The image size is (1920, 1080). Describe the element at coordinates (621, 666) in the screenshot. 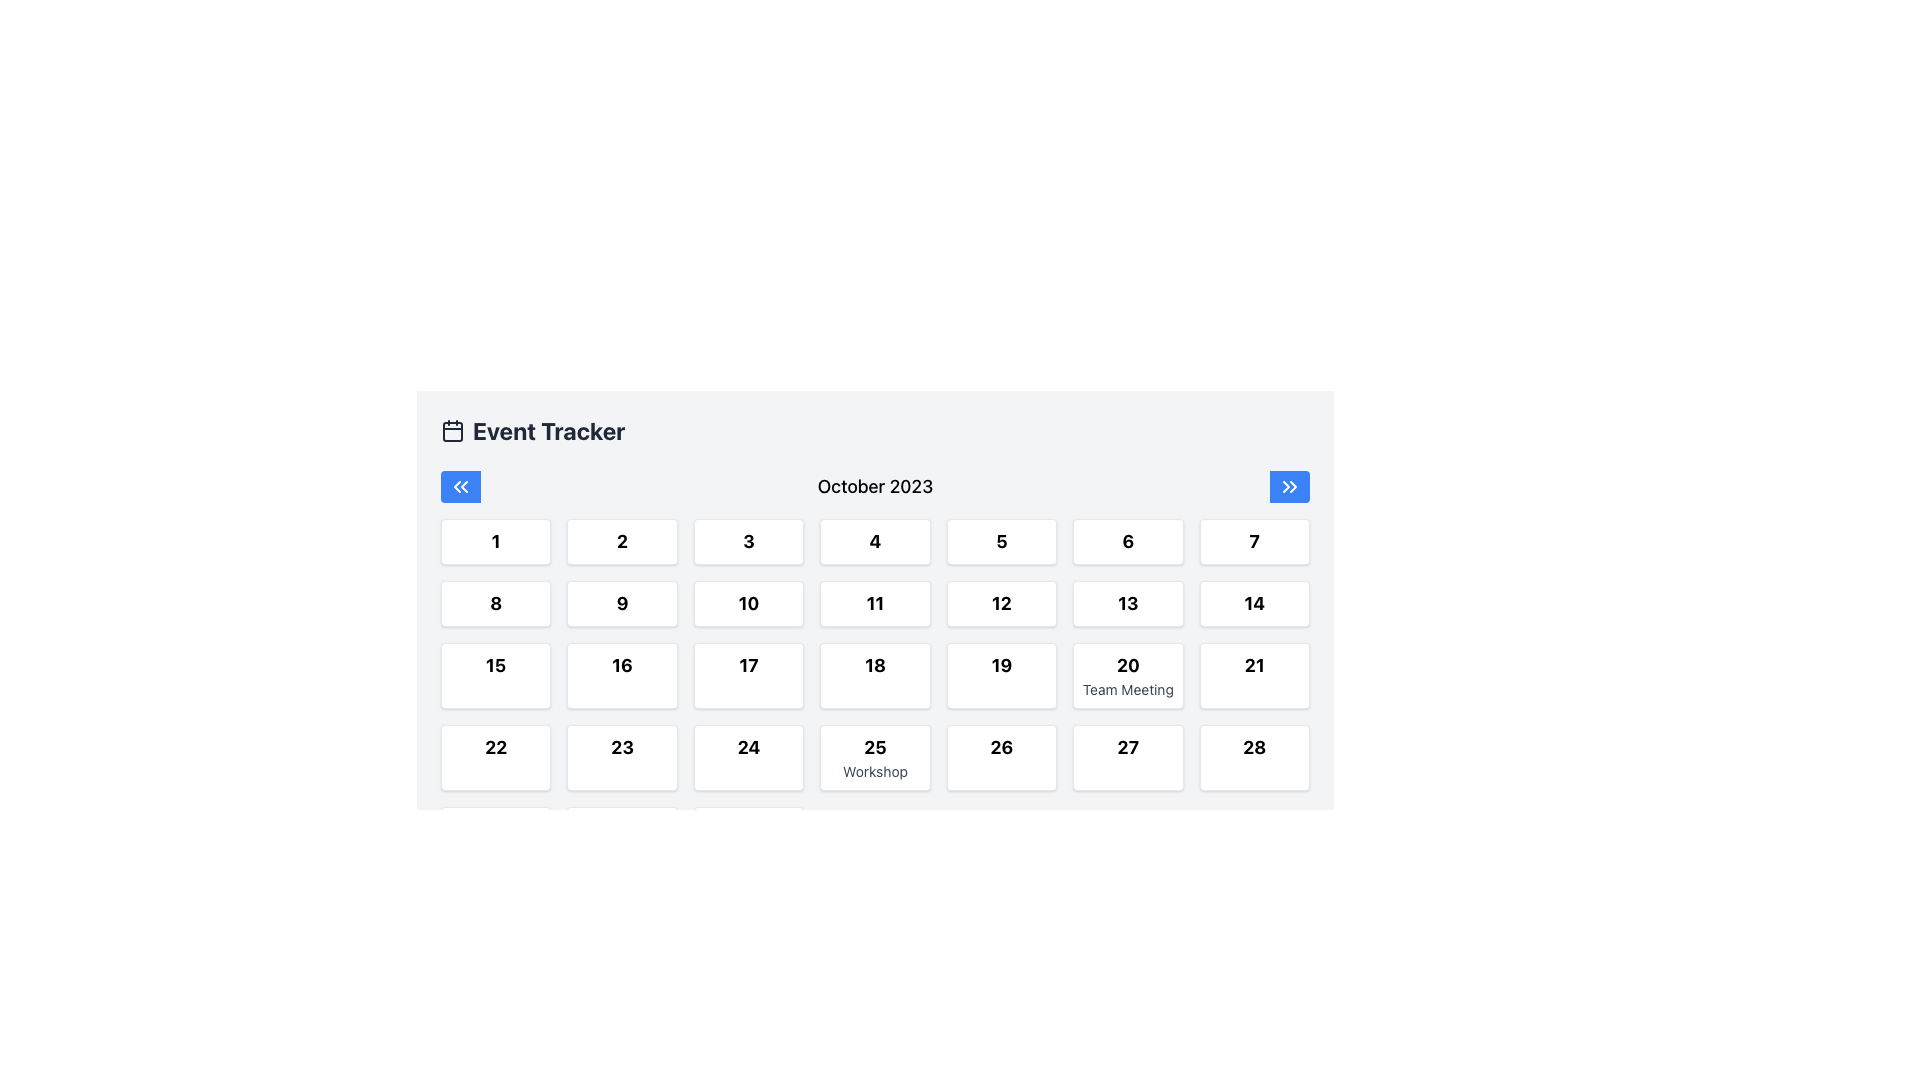

I see `the text label '16' within the square button located in the third row and second column of the calendar interface for October 2023` at that location.